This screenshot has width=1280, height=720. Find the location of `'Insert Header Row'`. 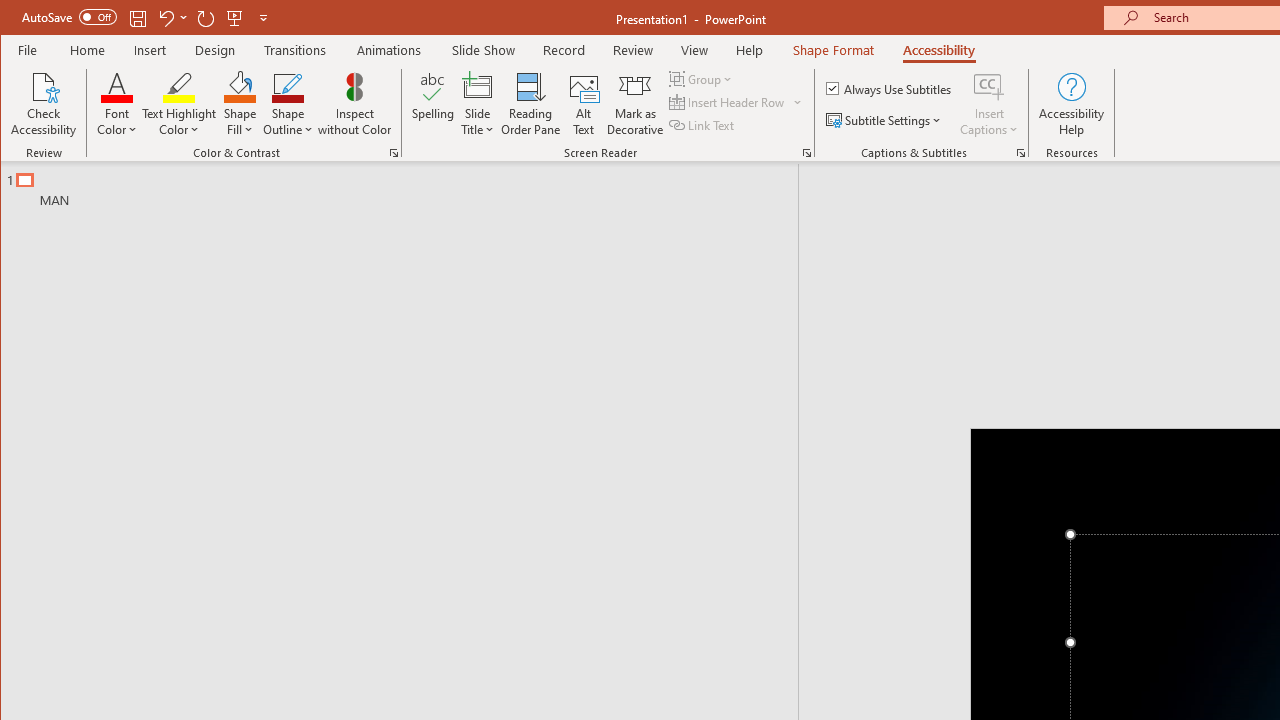

'Insert Header Row' is located at coordinates (735, 102).